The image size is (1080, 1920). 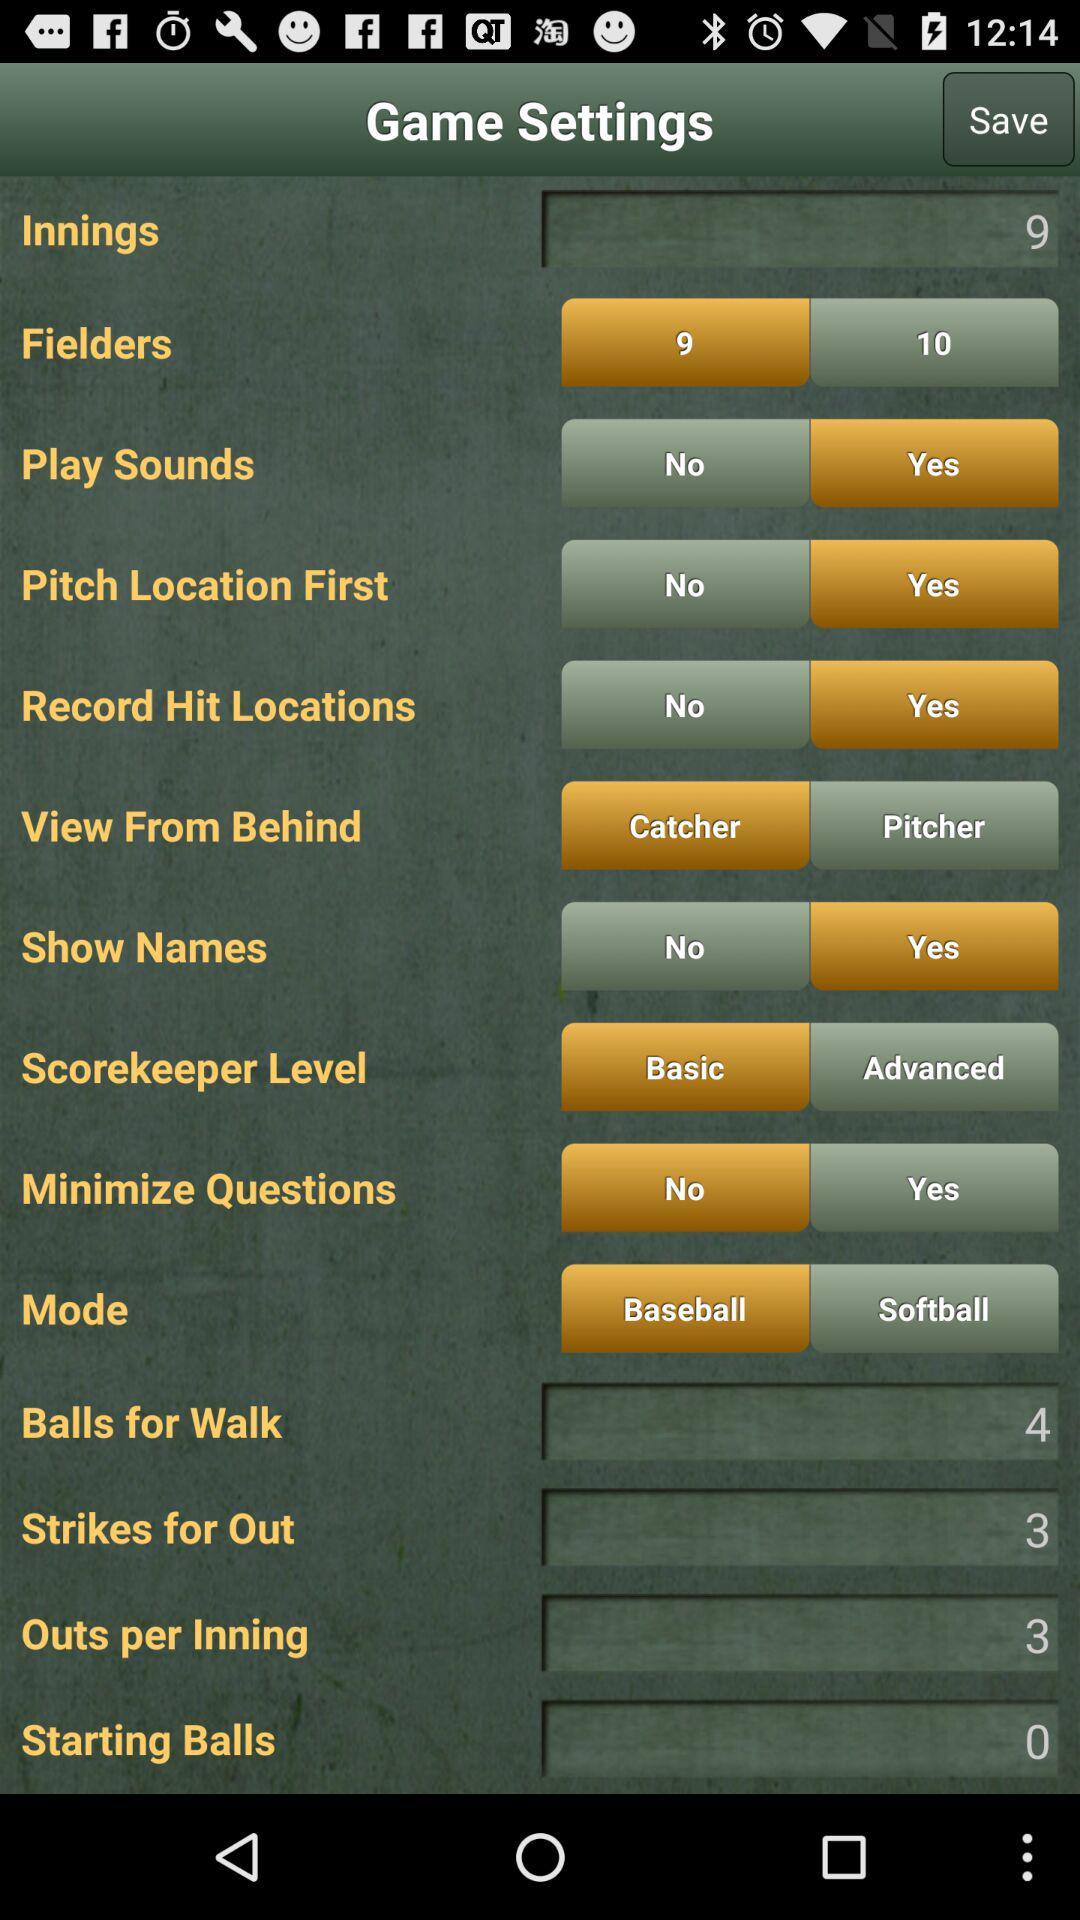 What do you see at coordinates (684, 1308) in the screenshot?
I see `the button which is next to the mode` at bounding box center [684, 1308].